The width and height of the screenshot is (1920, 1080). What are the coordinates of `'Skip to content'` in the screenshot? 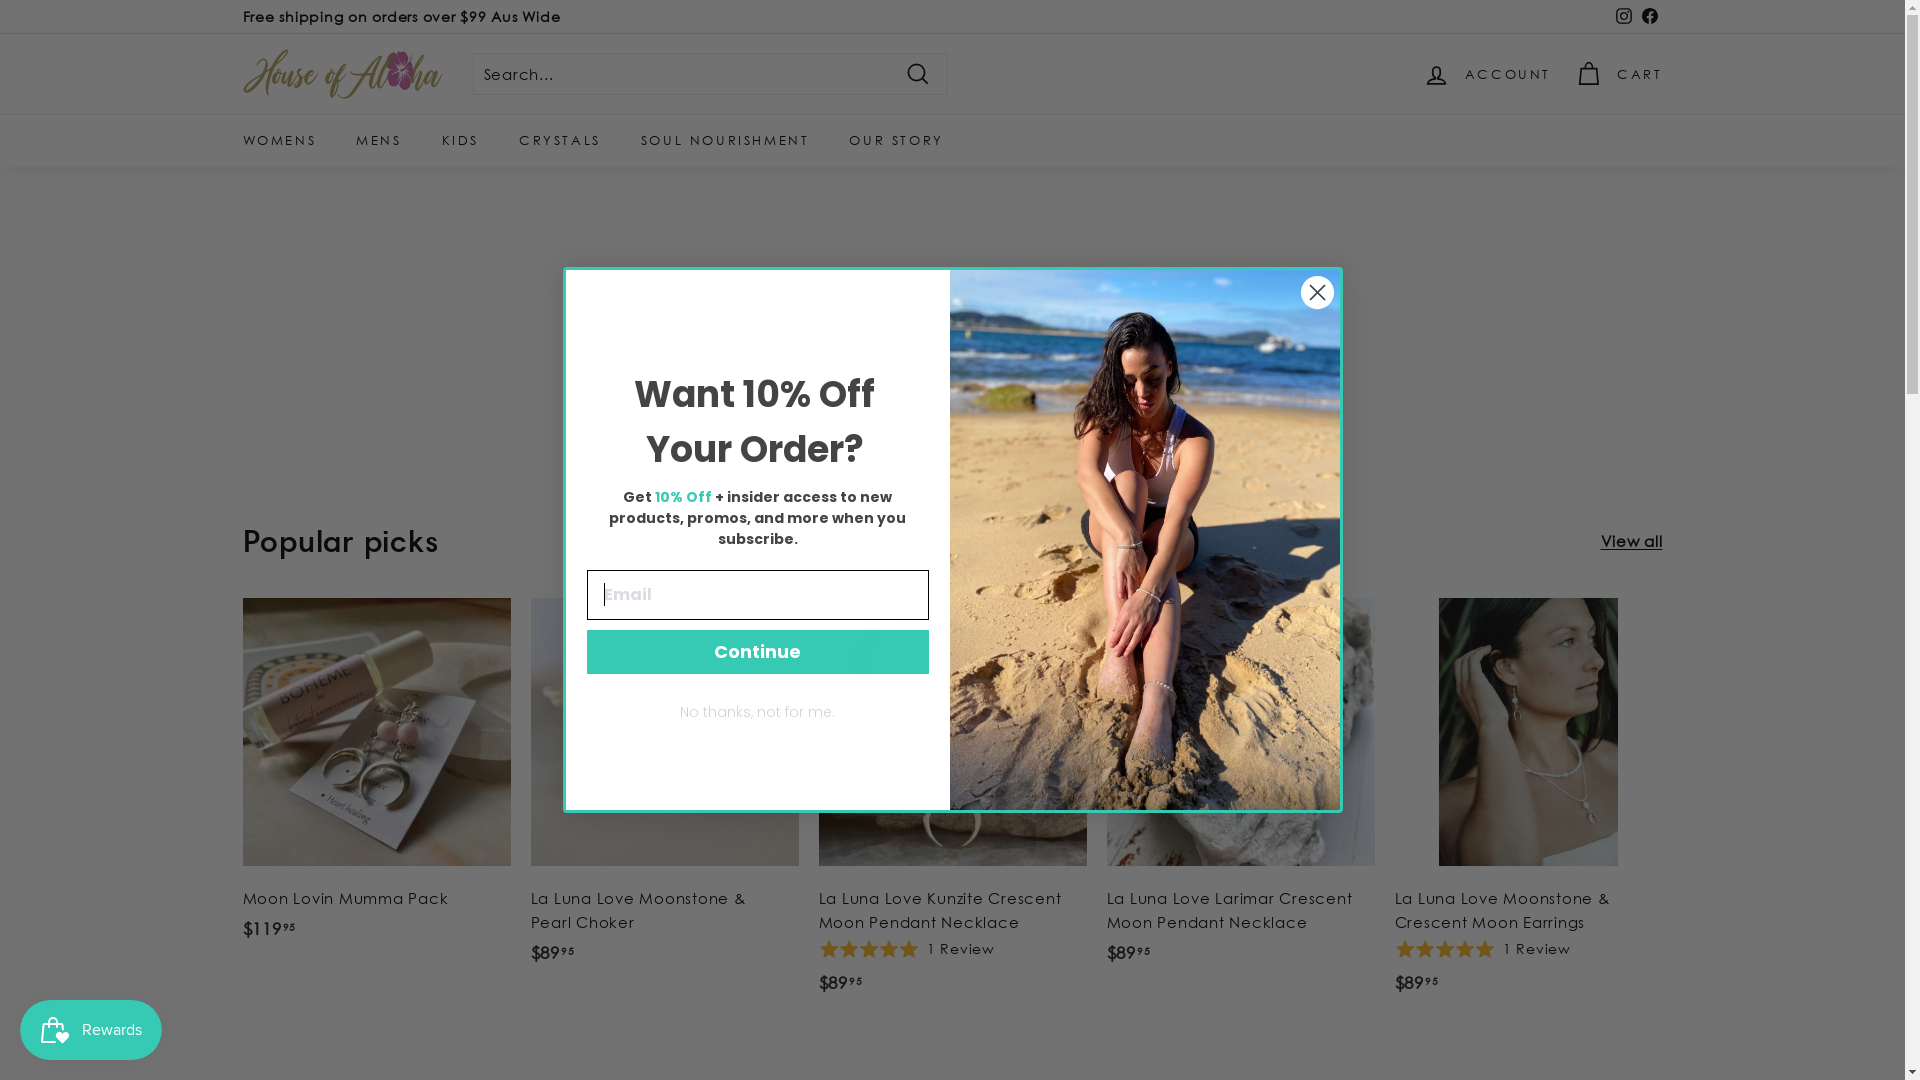 It's located at (0, 0).